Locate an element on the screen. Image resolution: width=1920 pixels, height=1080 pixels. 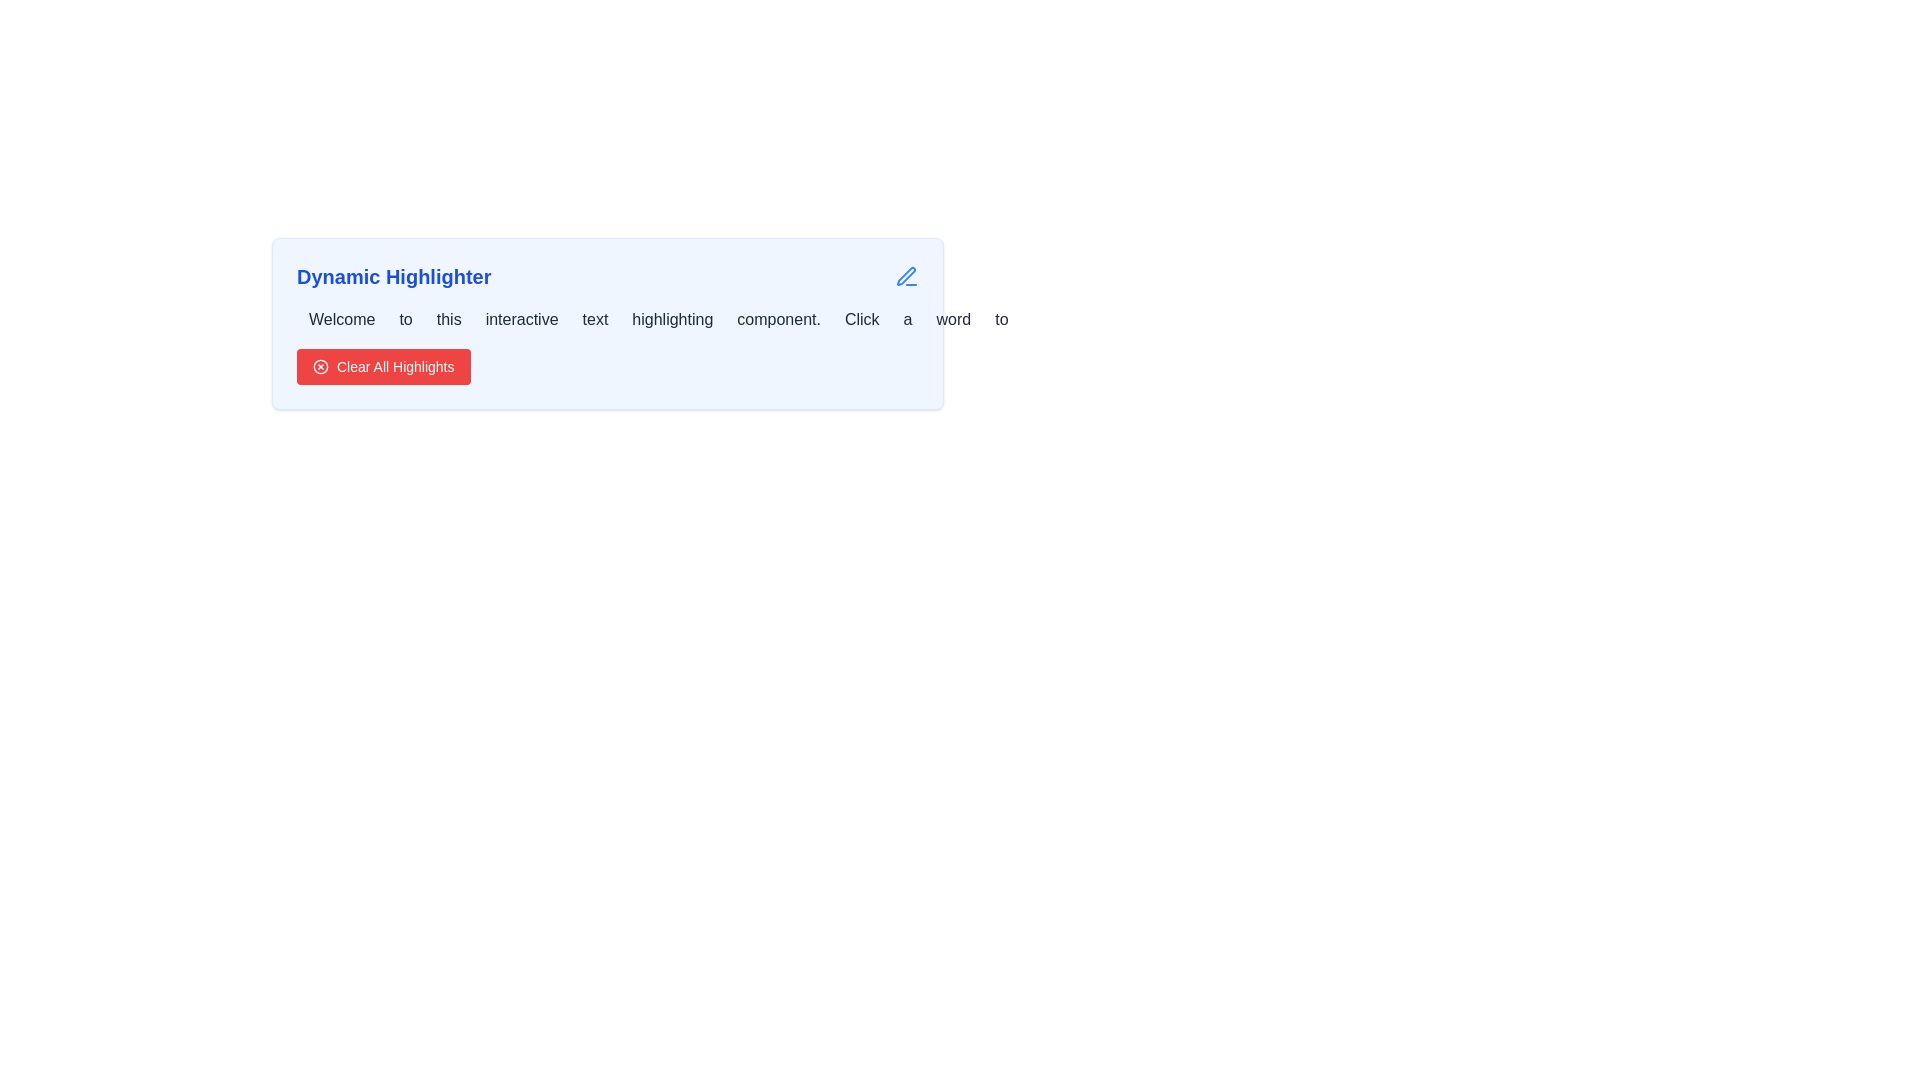
the interactive word component styled with padding and rounded corners, which displays the text 'component.' is located at coordinates (778, 318).